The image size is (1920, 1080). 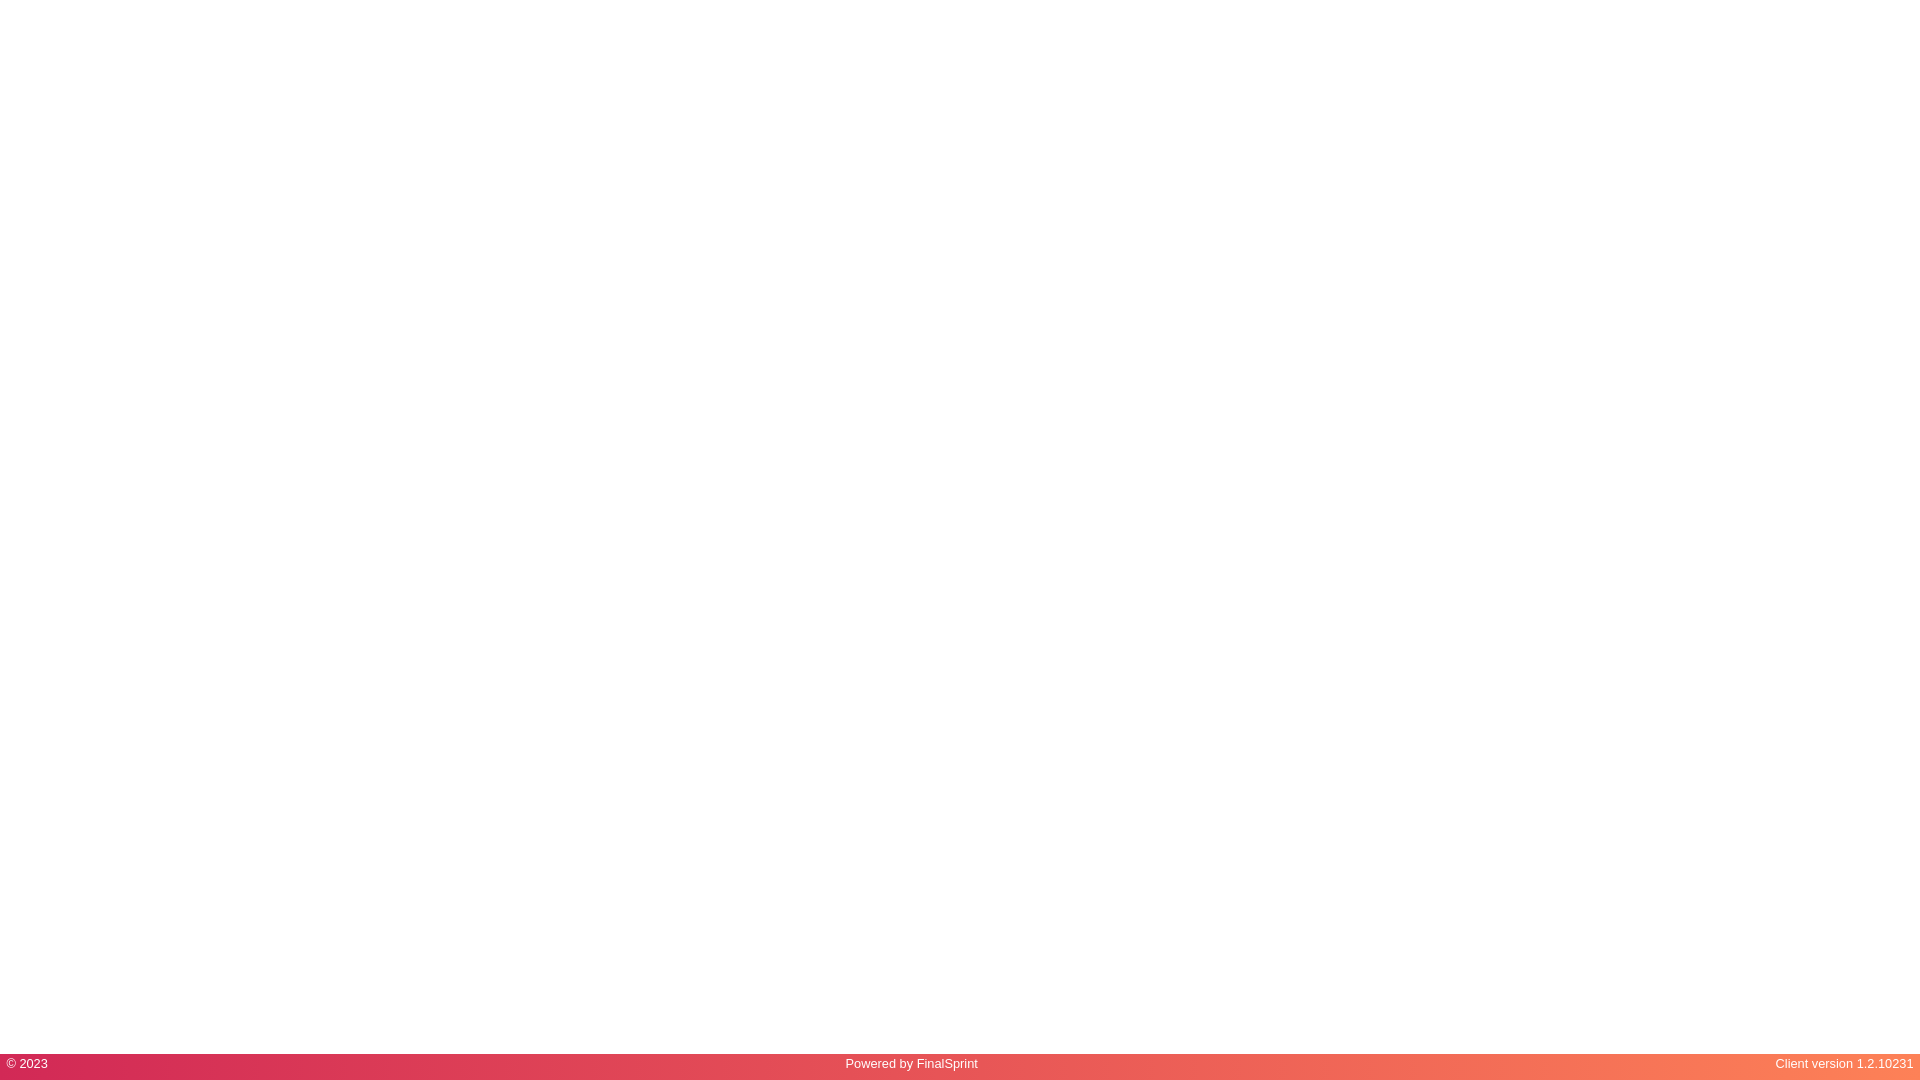 I want to click on 'FinalSprint', so click(x=915, y=1062).